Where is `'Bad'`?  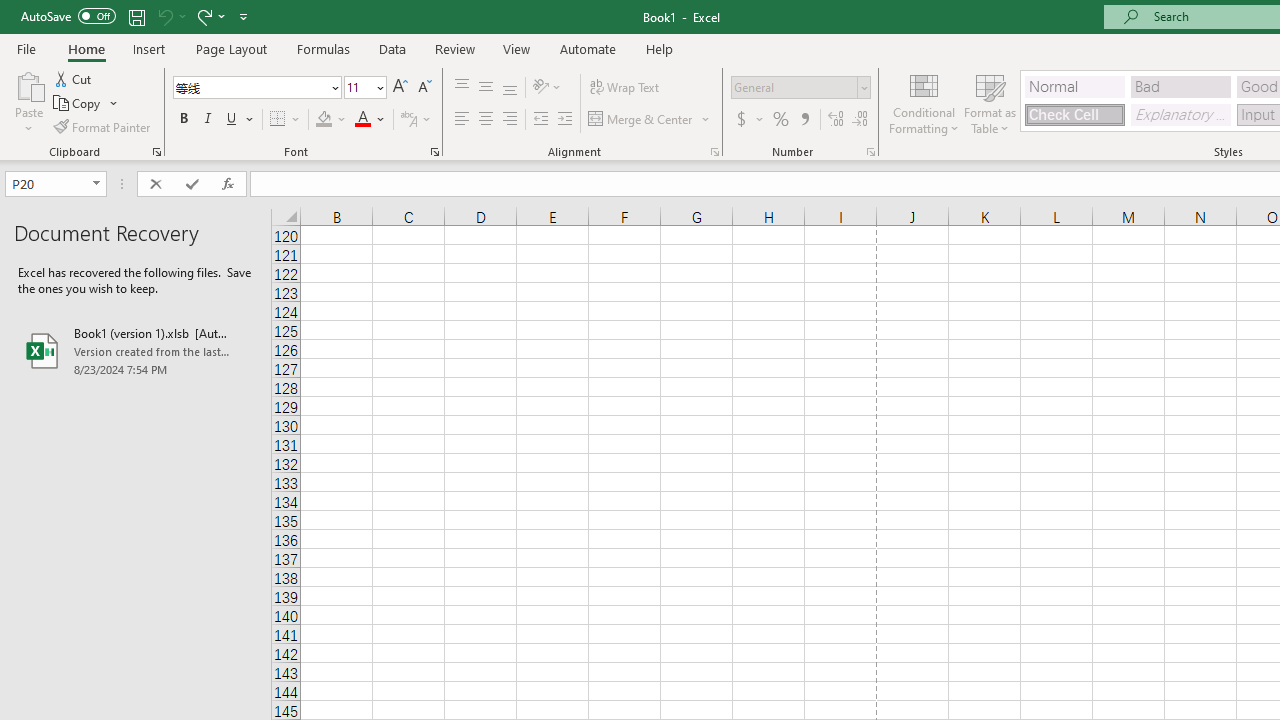 'Bad' is located at coordinates (1180, 85).